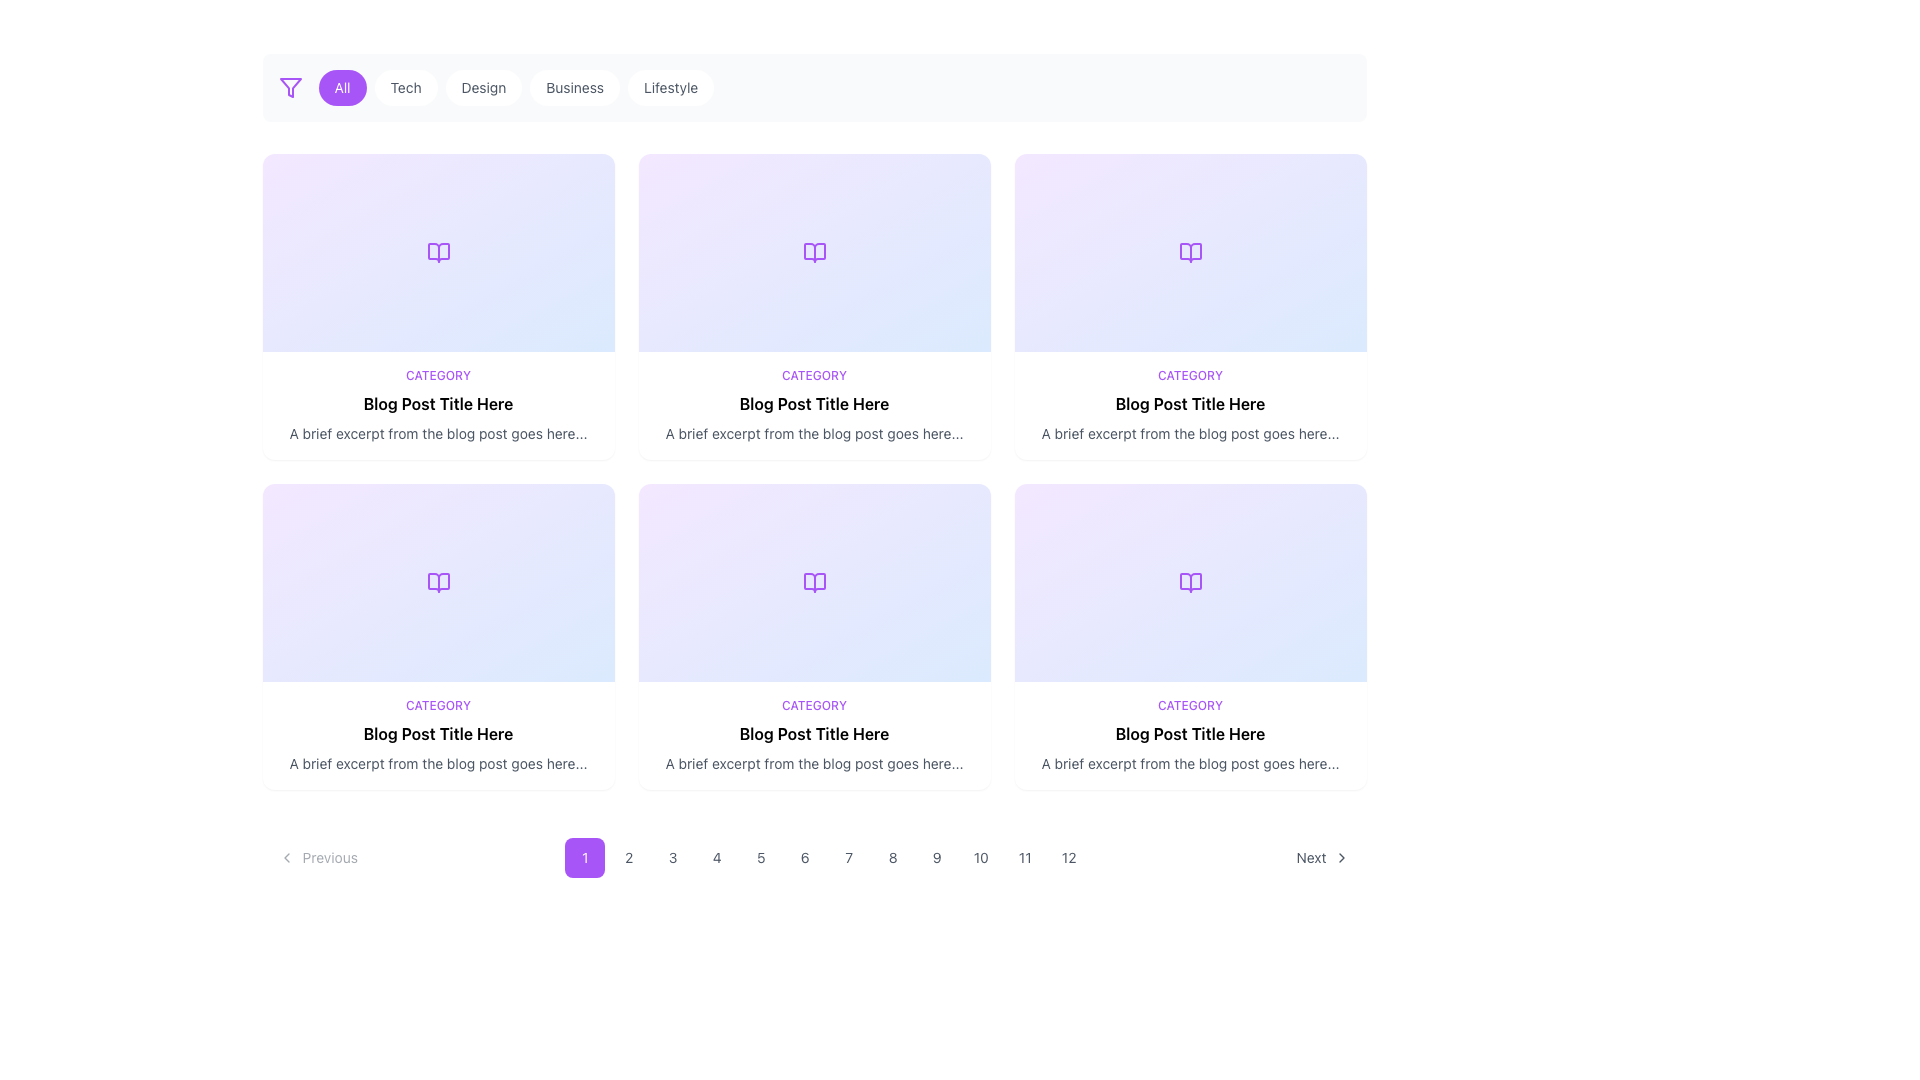  I want to click on the ninth button in the horizontal sequence of twelve buttons, so click(936, 856).